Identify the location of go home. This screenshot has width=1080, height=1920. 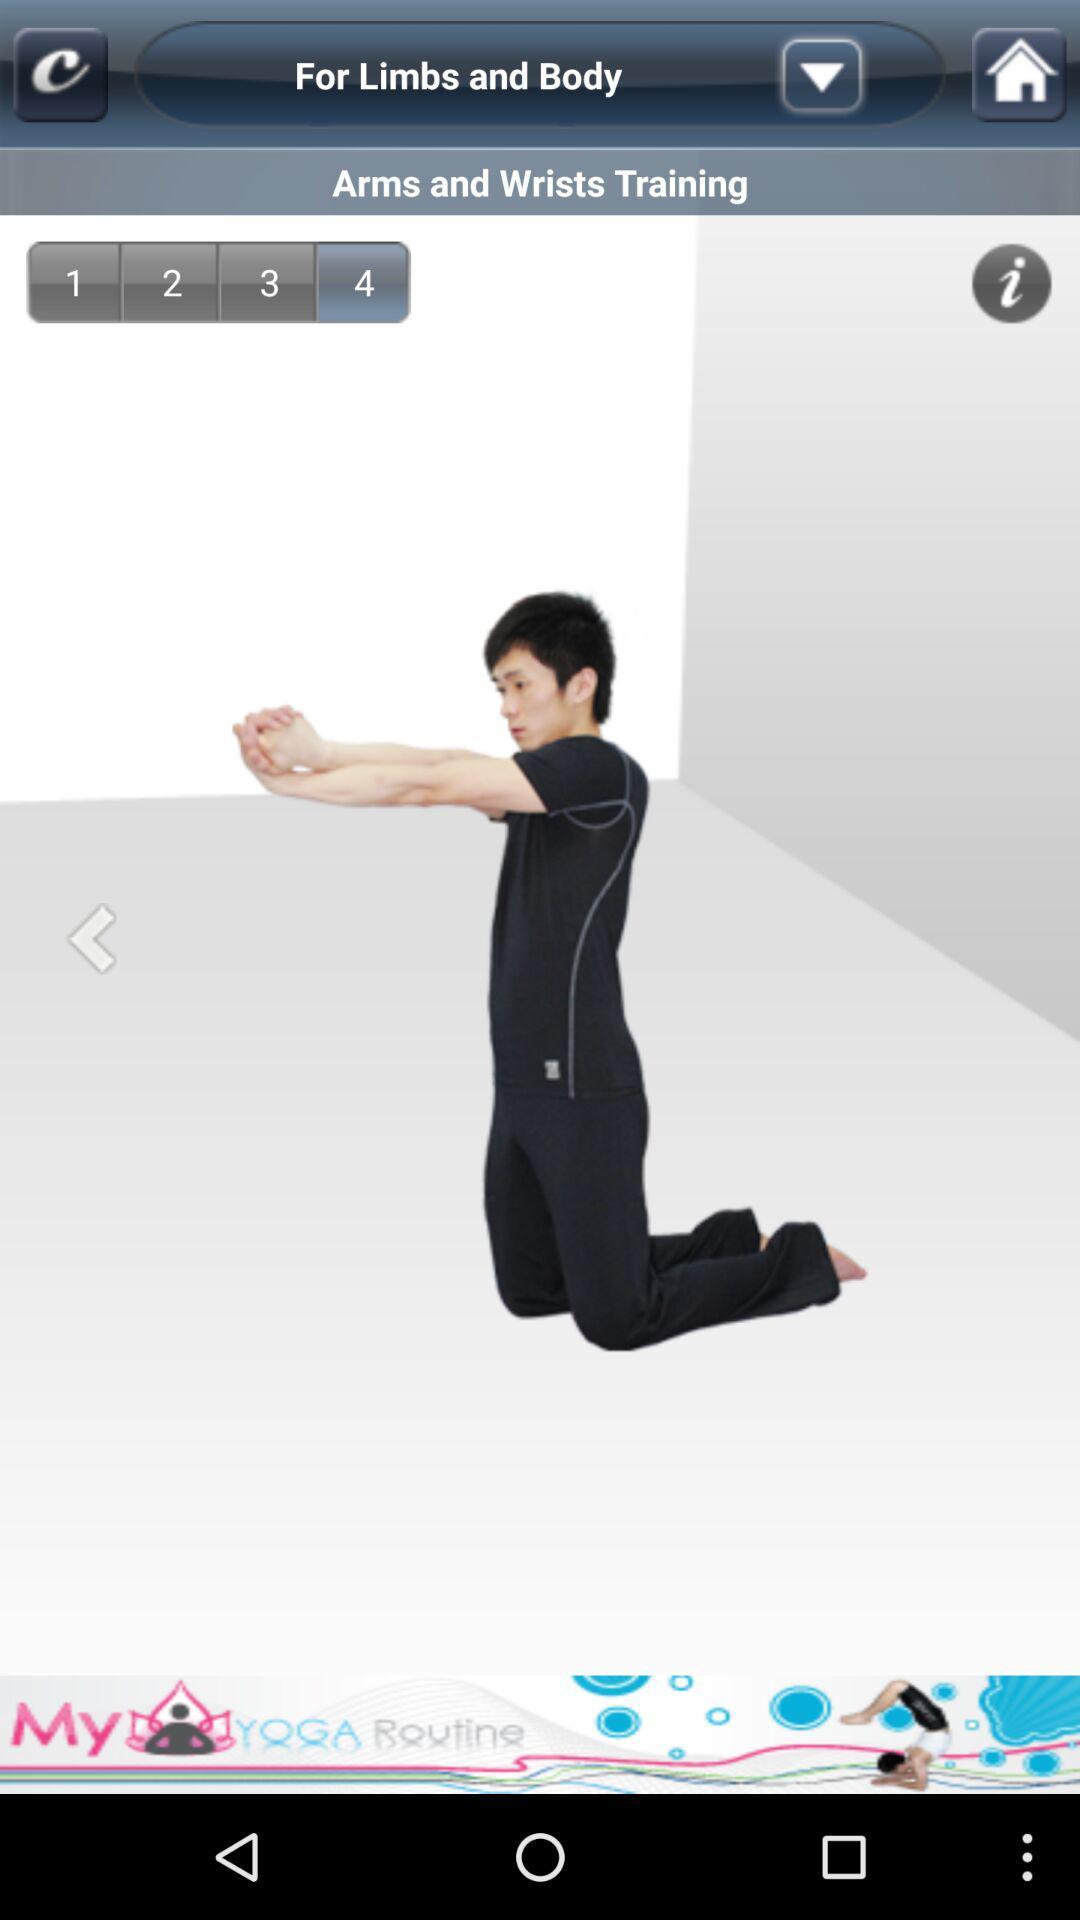
(1019, 75).